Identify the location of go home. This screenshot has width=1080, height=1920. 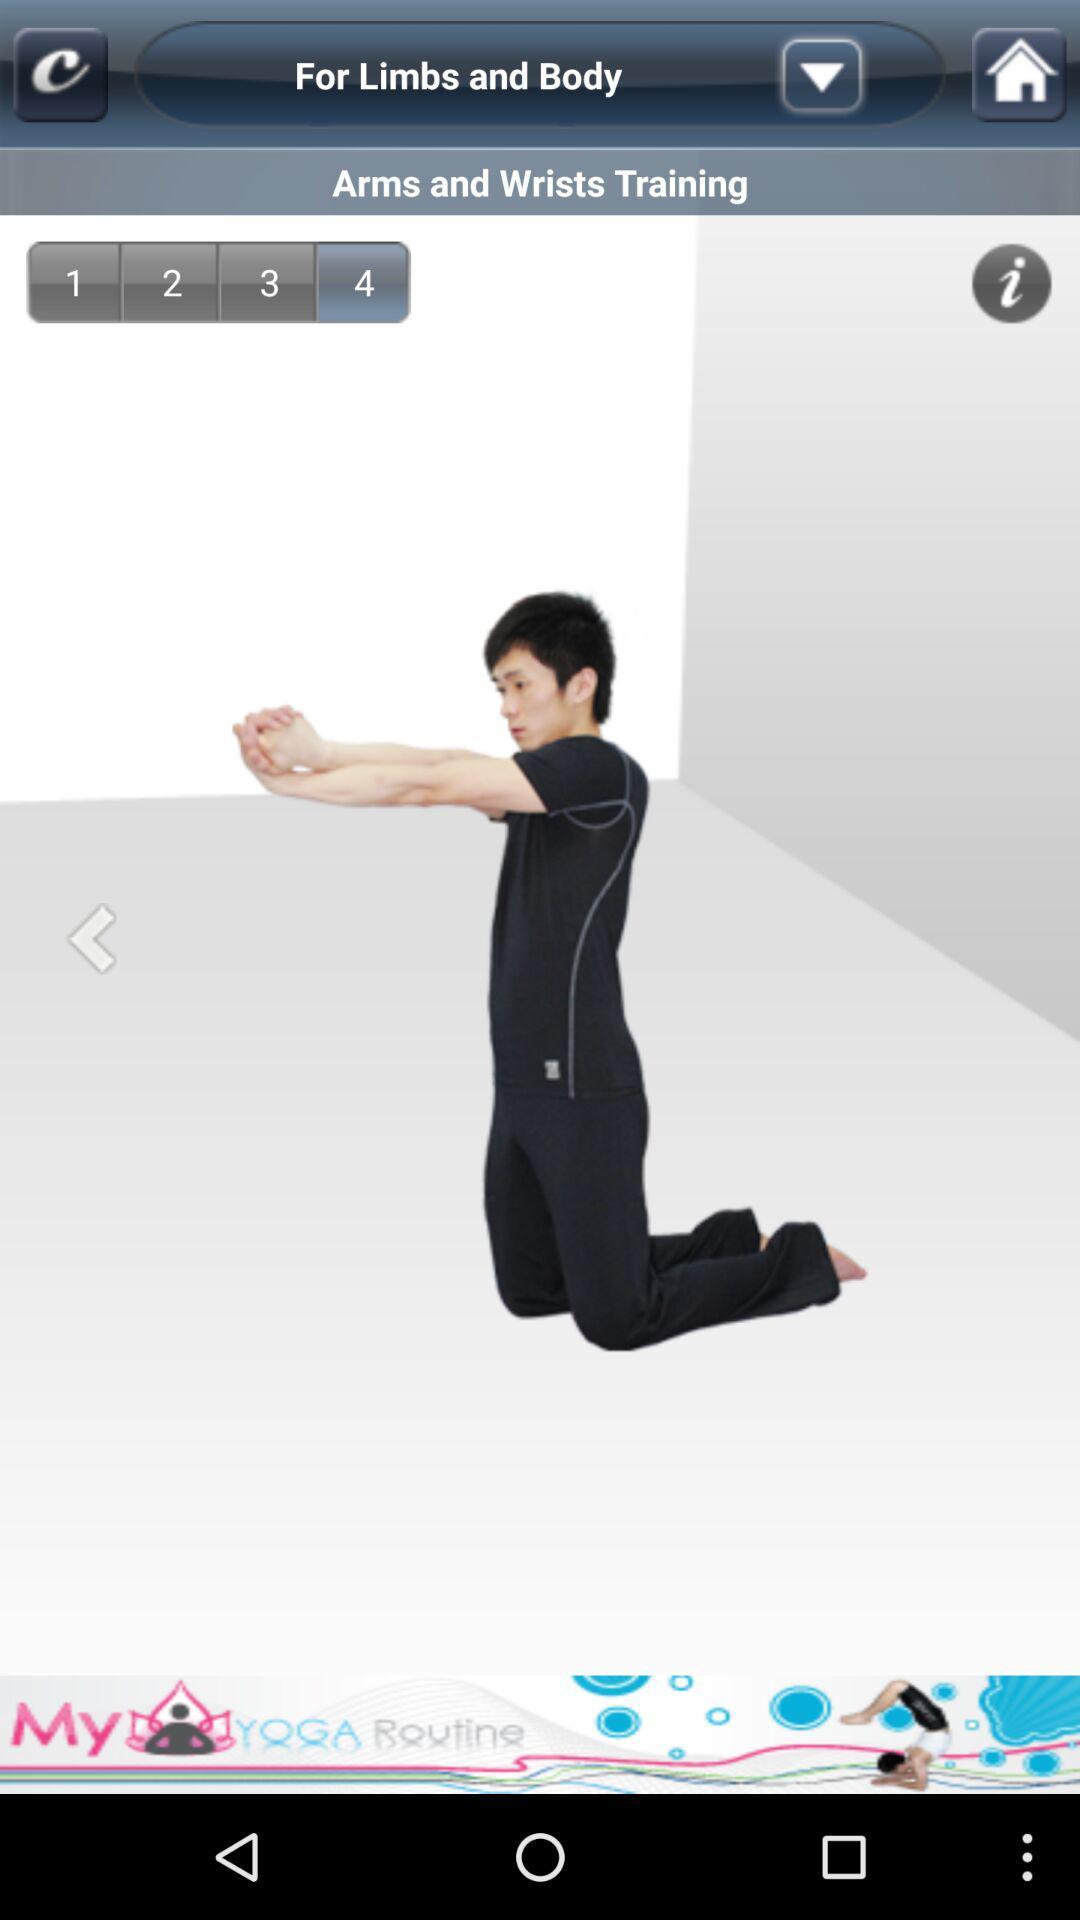
(1019, 75).